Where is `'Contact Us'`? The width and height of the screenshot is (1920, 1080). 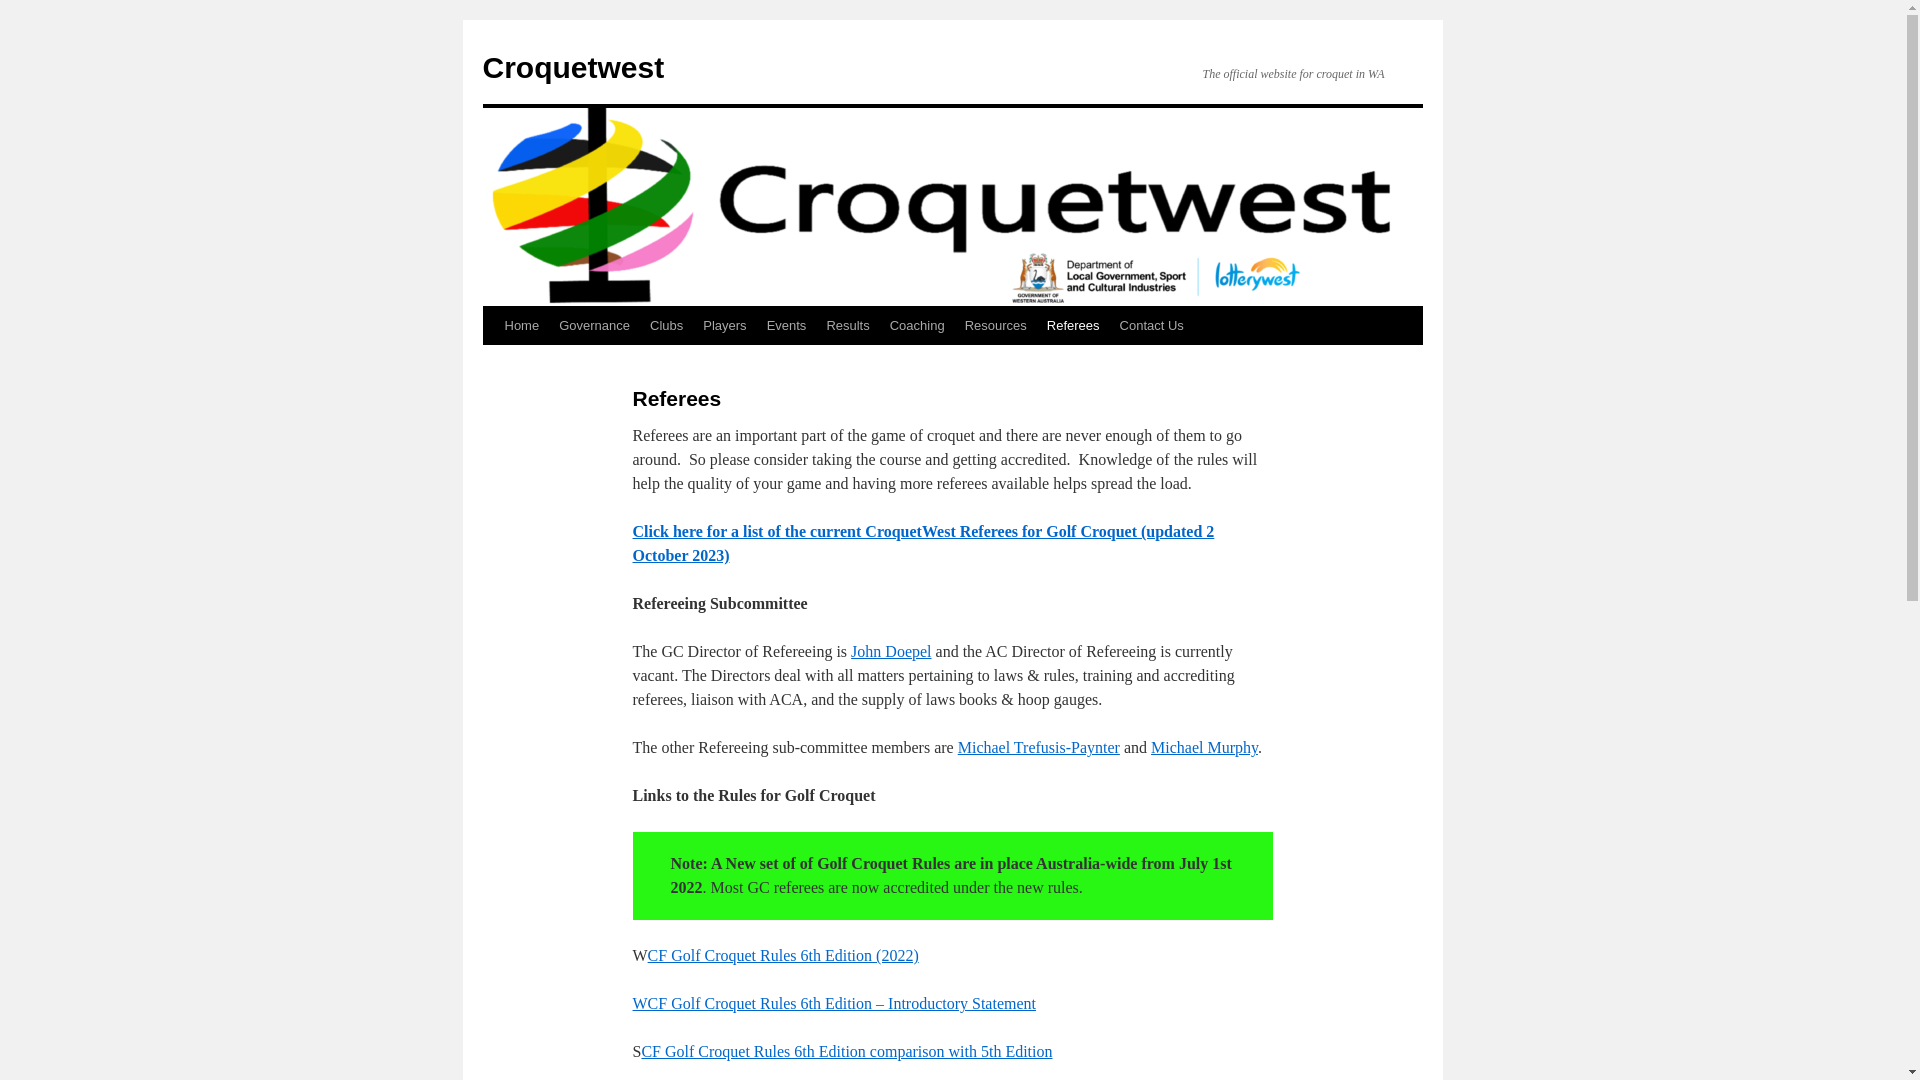
'Contact Us' is located at coordinates (1152, 325).